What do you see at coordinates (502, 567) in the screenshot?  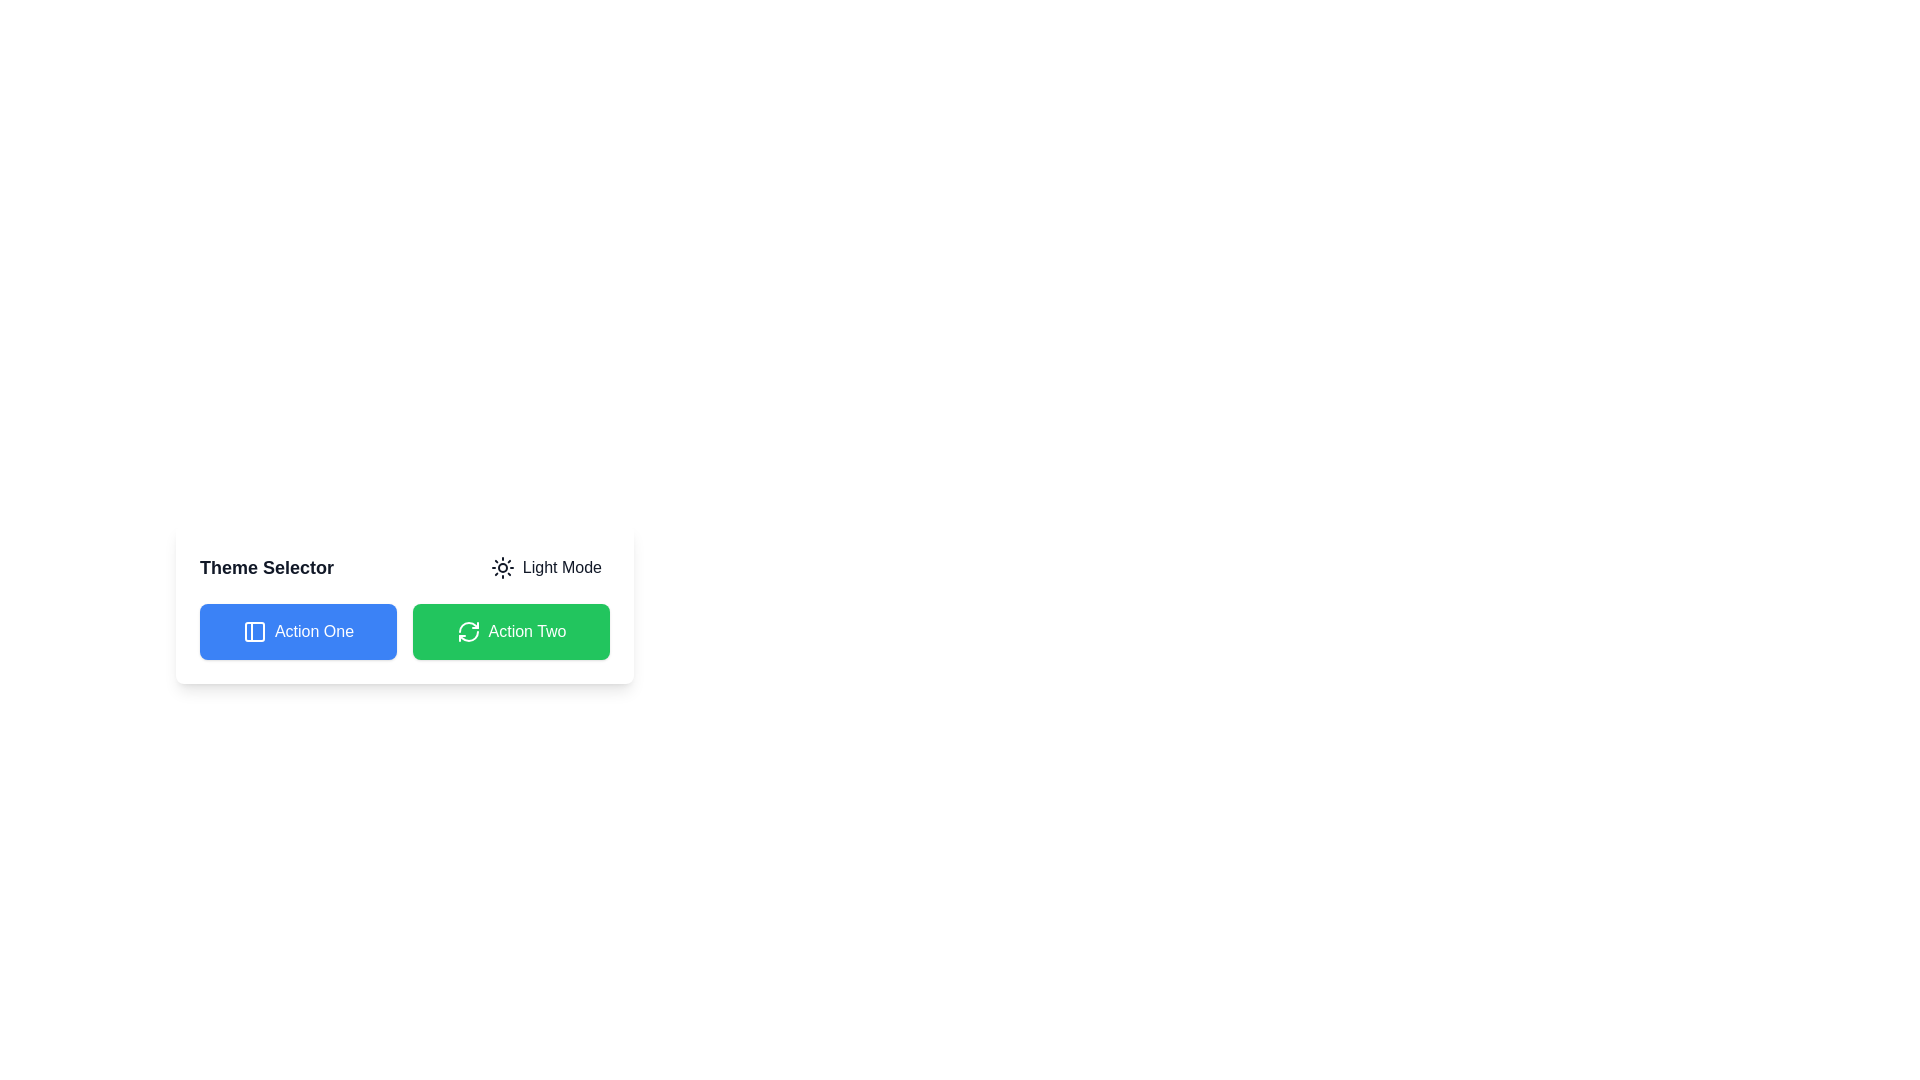 I see `the 'Light Mode' button, which contains an SVG icon indicating the light mode option` at bounding box center [502, 567].